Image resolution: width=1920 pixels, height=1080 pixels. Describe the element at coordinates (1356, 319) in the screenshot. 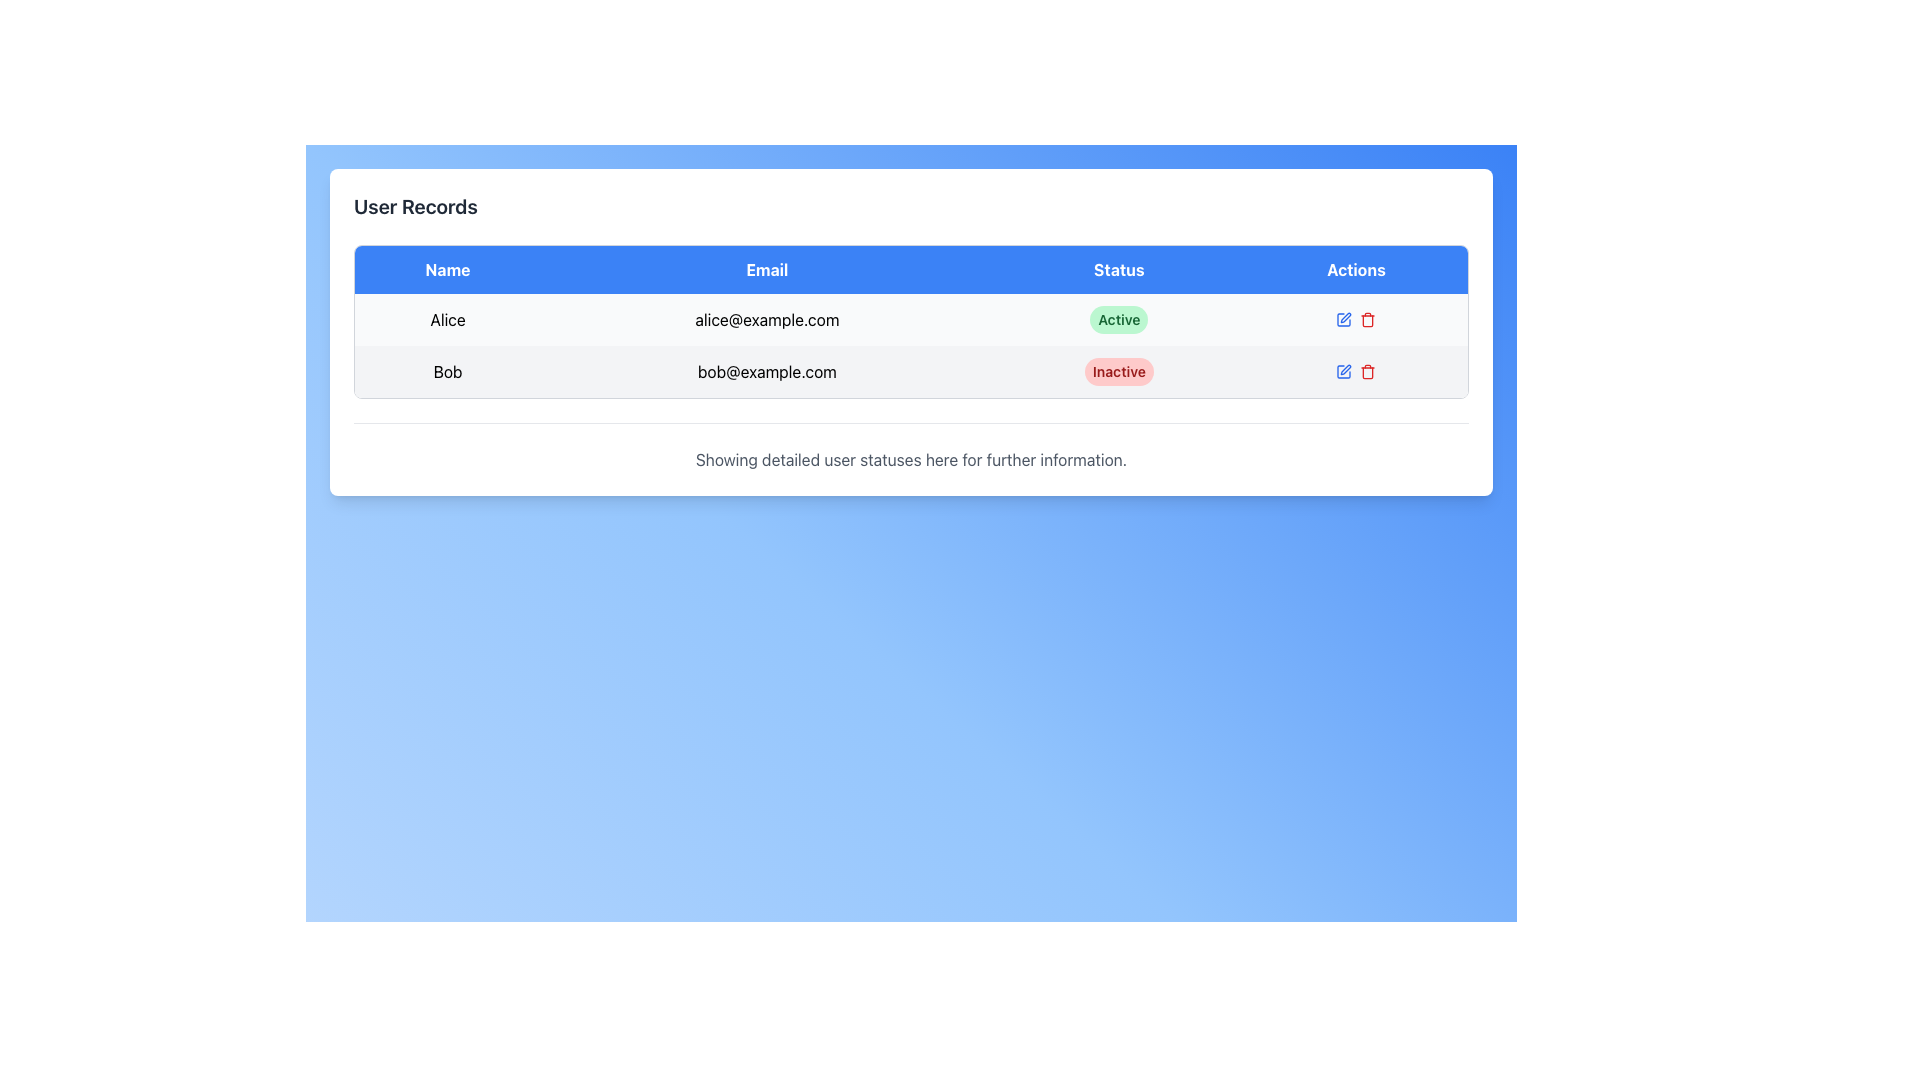

I see `the delete icon in the Actions column of the user row displaying user information for 'Alice'` at that location.